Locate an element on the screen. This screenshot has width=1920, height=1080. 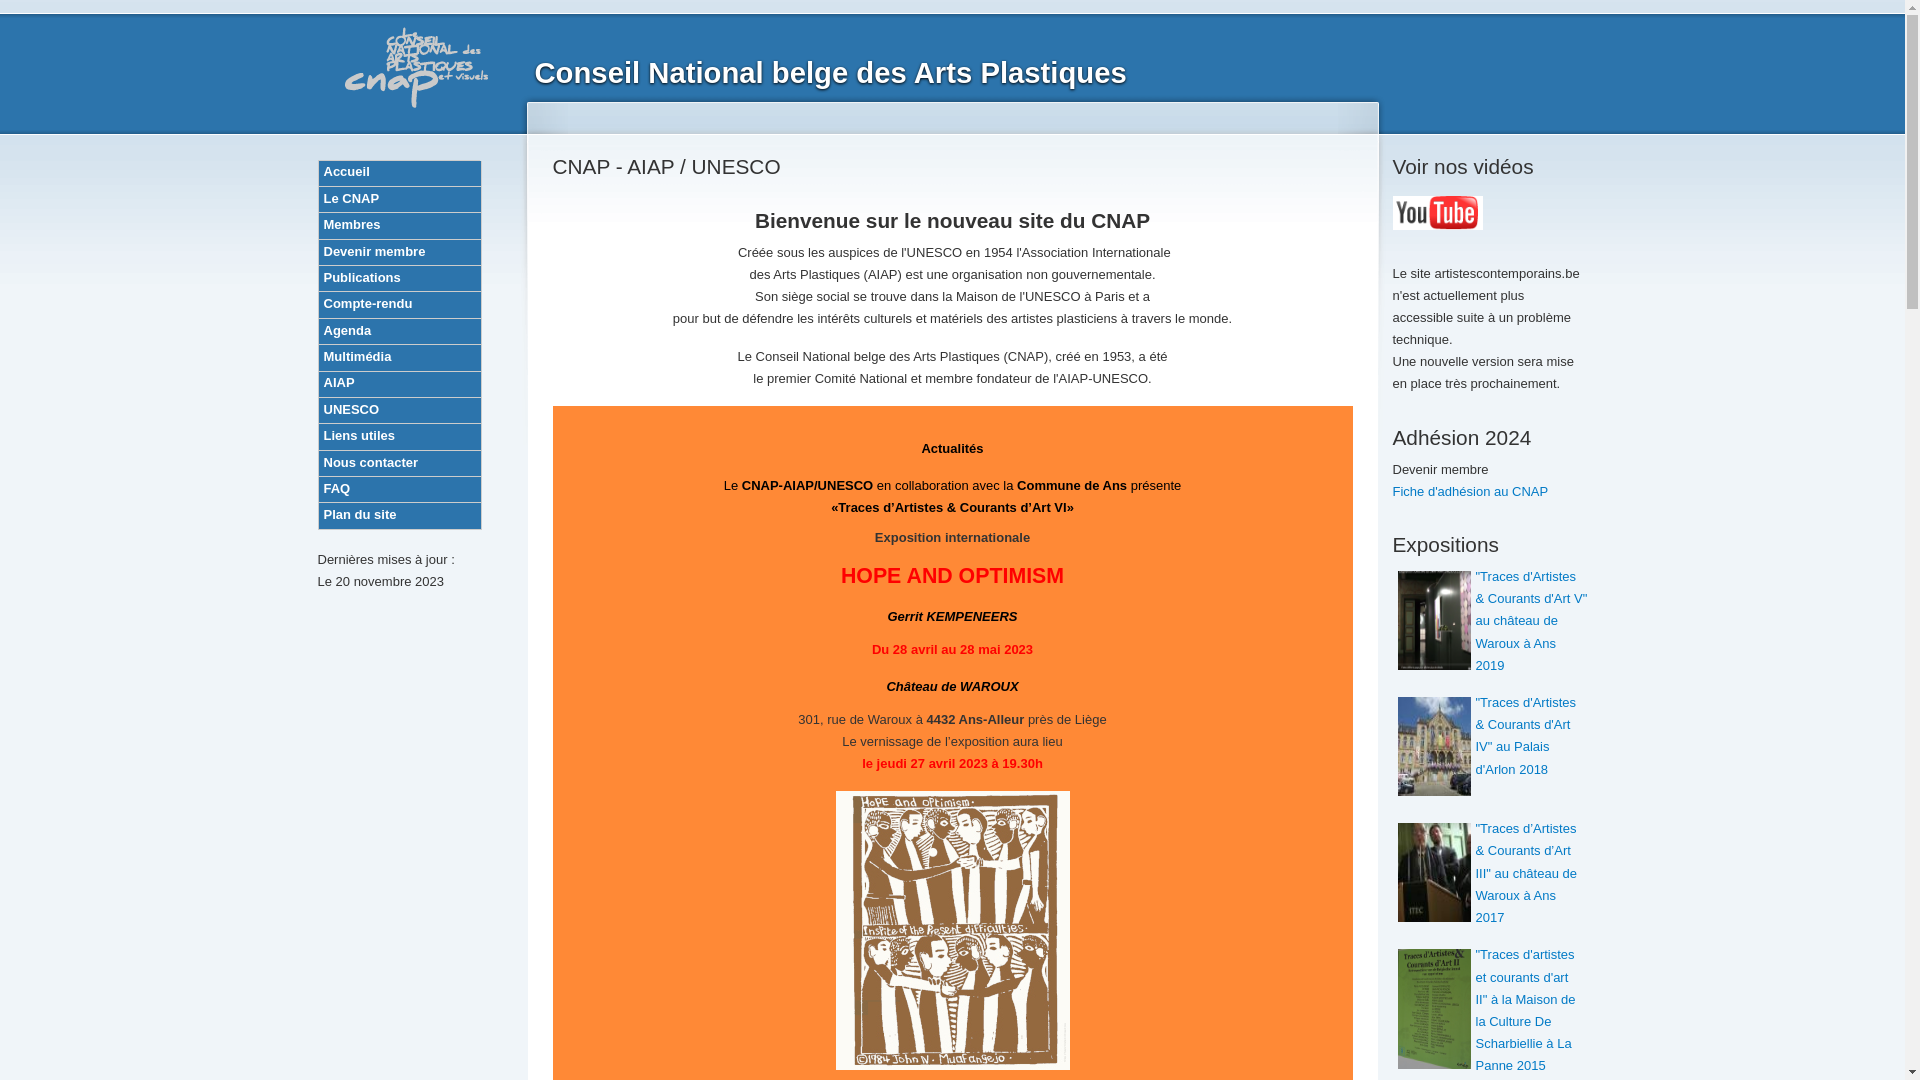
'Compte-rendu' is located at coordinates (399, 303).